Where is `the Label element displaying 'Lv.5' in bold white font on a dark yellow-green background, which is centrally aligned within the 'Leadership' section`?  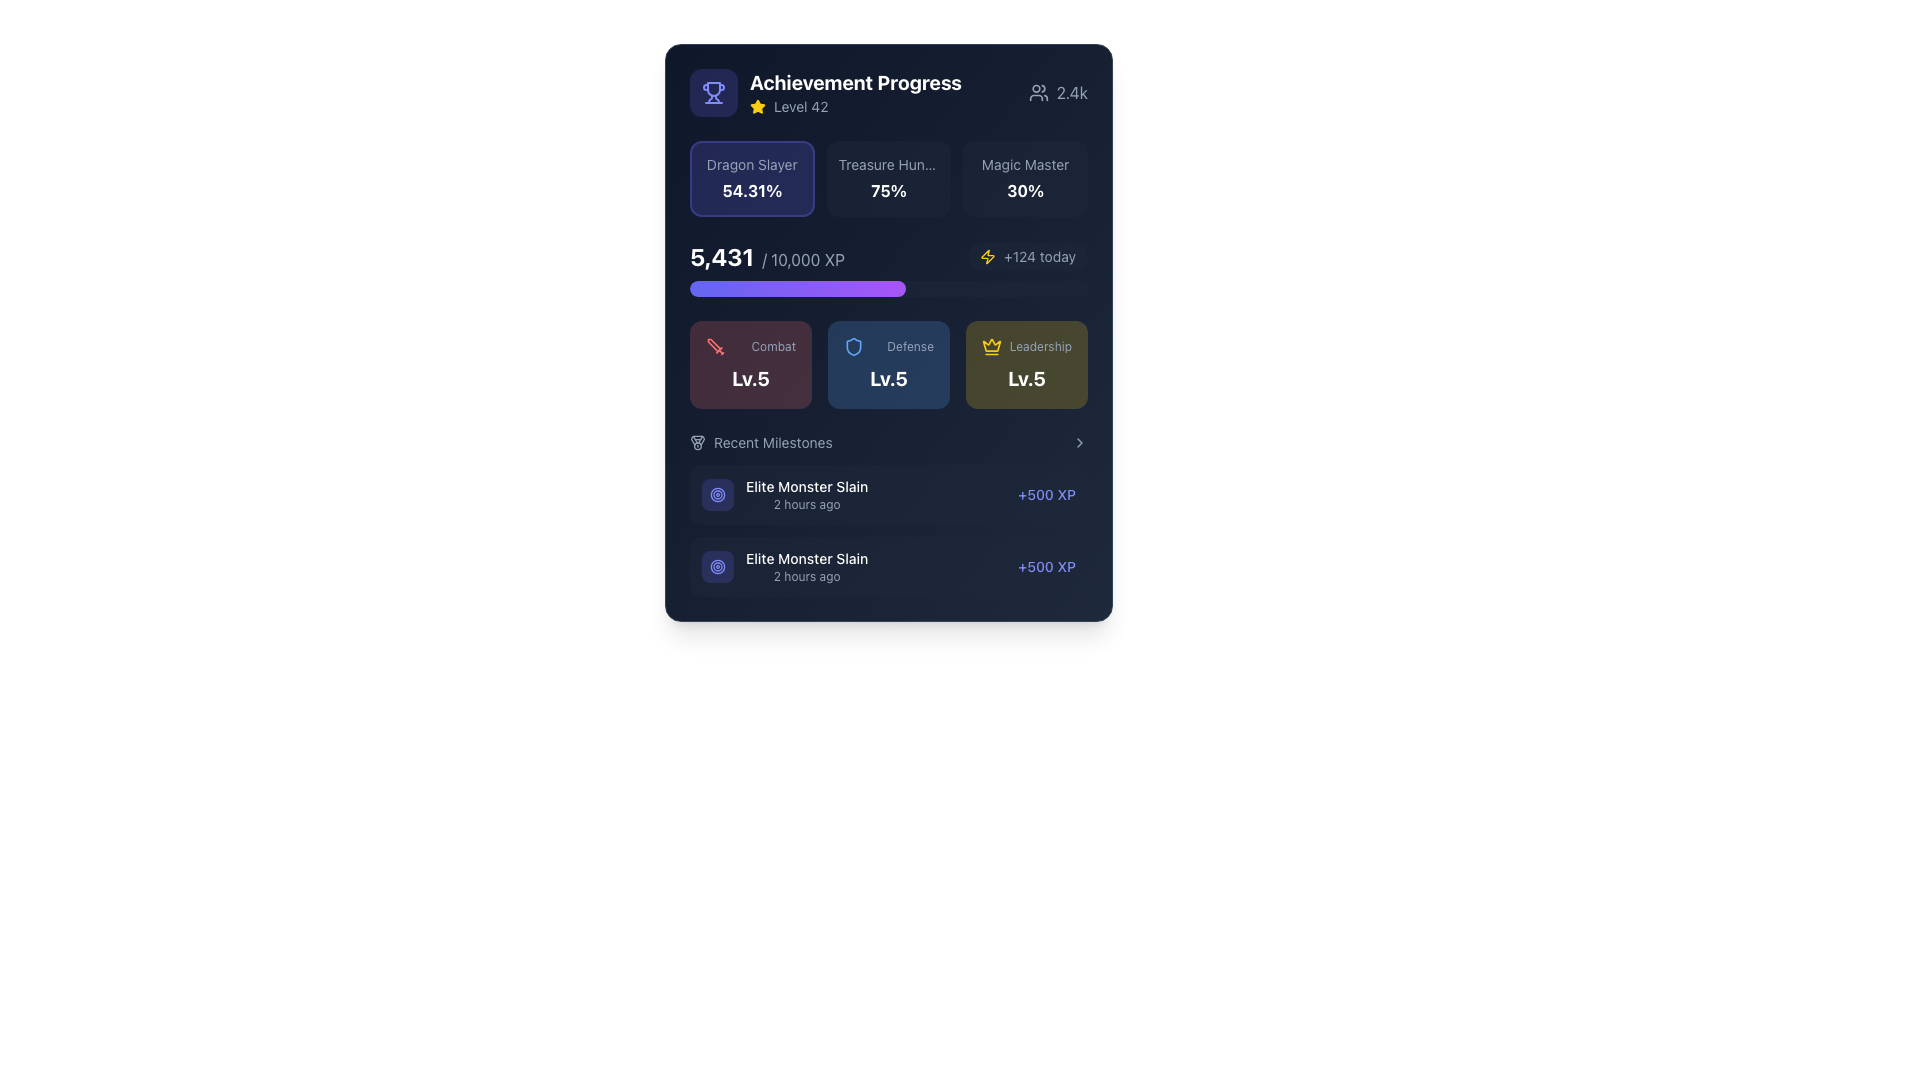 the Label element displaying 'Lv.5' in bold white font on a dark yellow-green background, which is centrally aligned within the 'Leadership' section is located at coordinates (1027, 378).